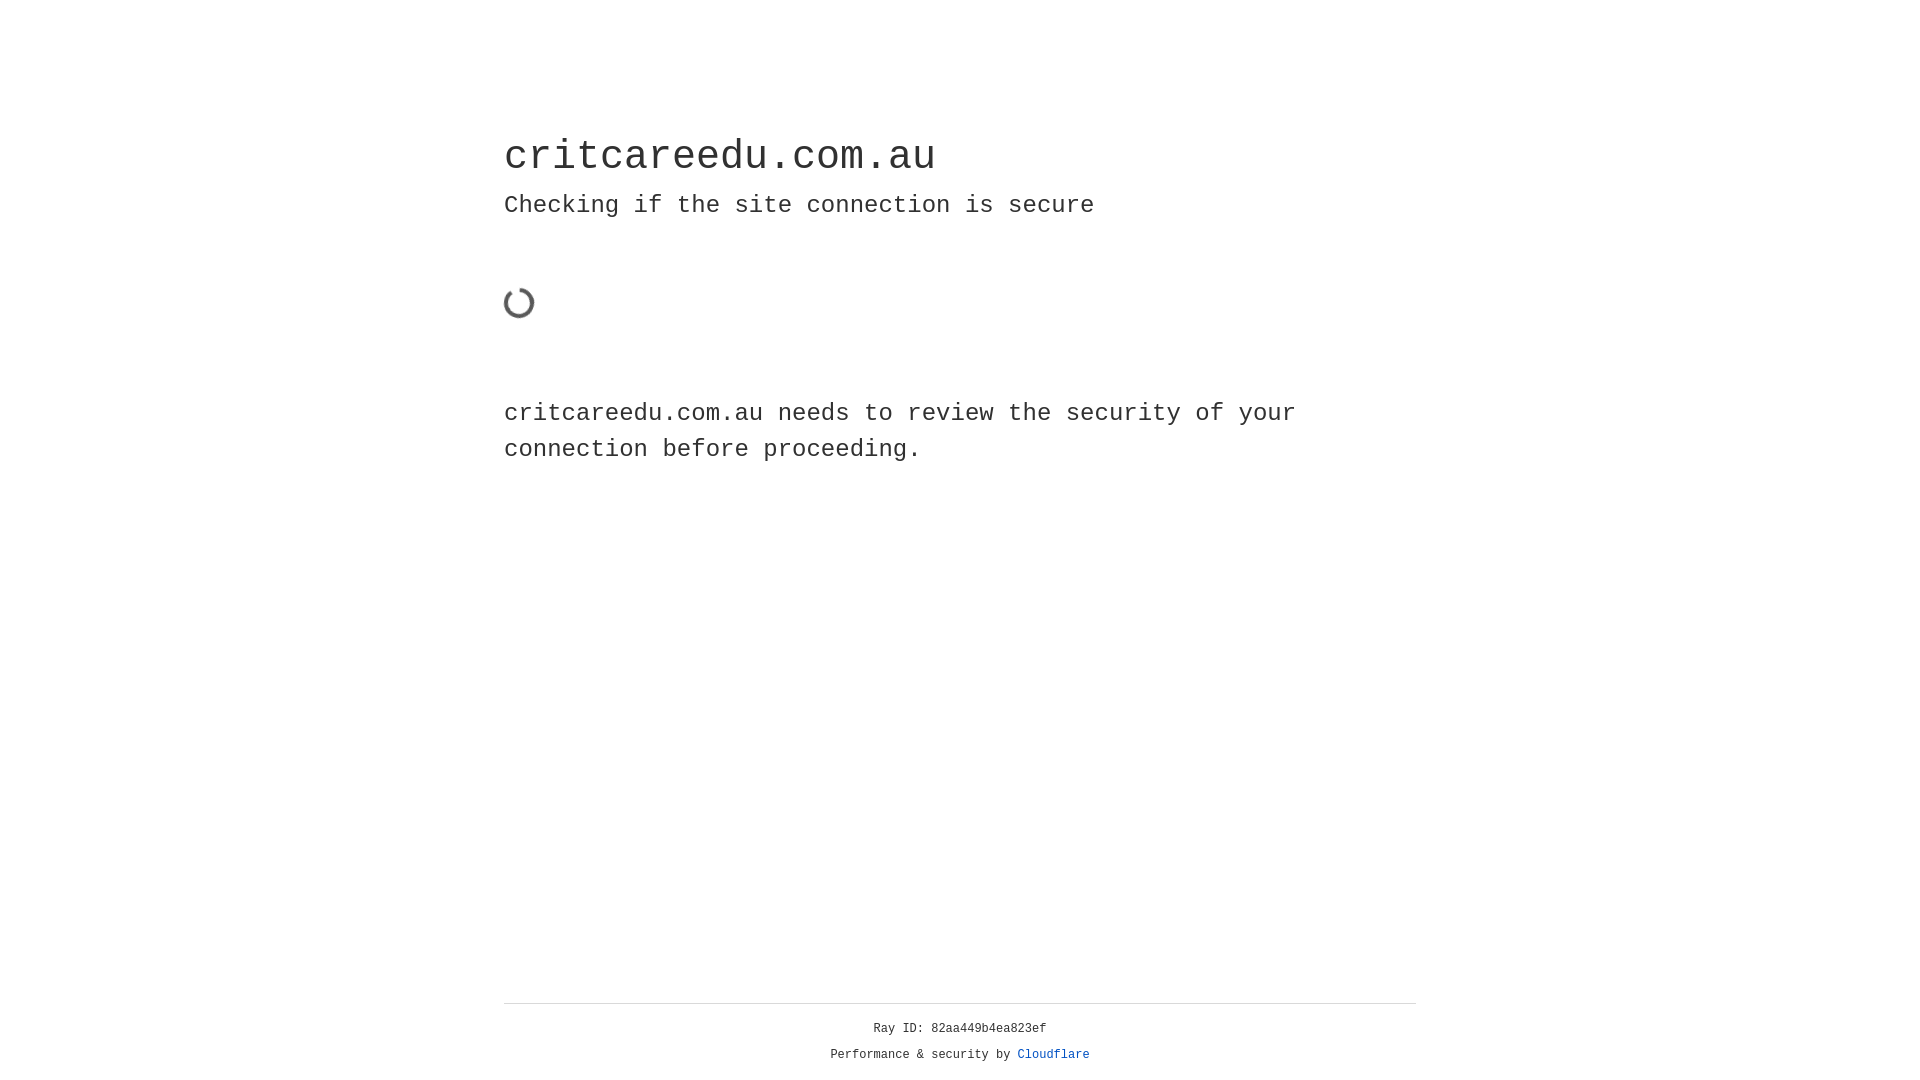 The image size is (1920, 1080). I want to click on 'Cloudflare', so click(1053, 1054).